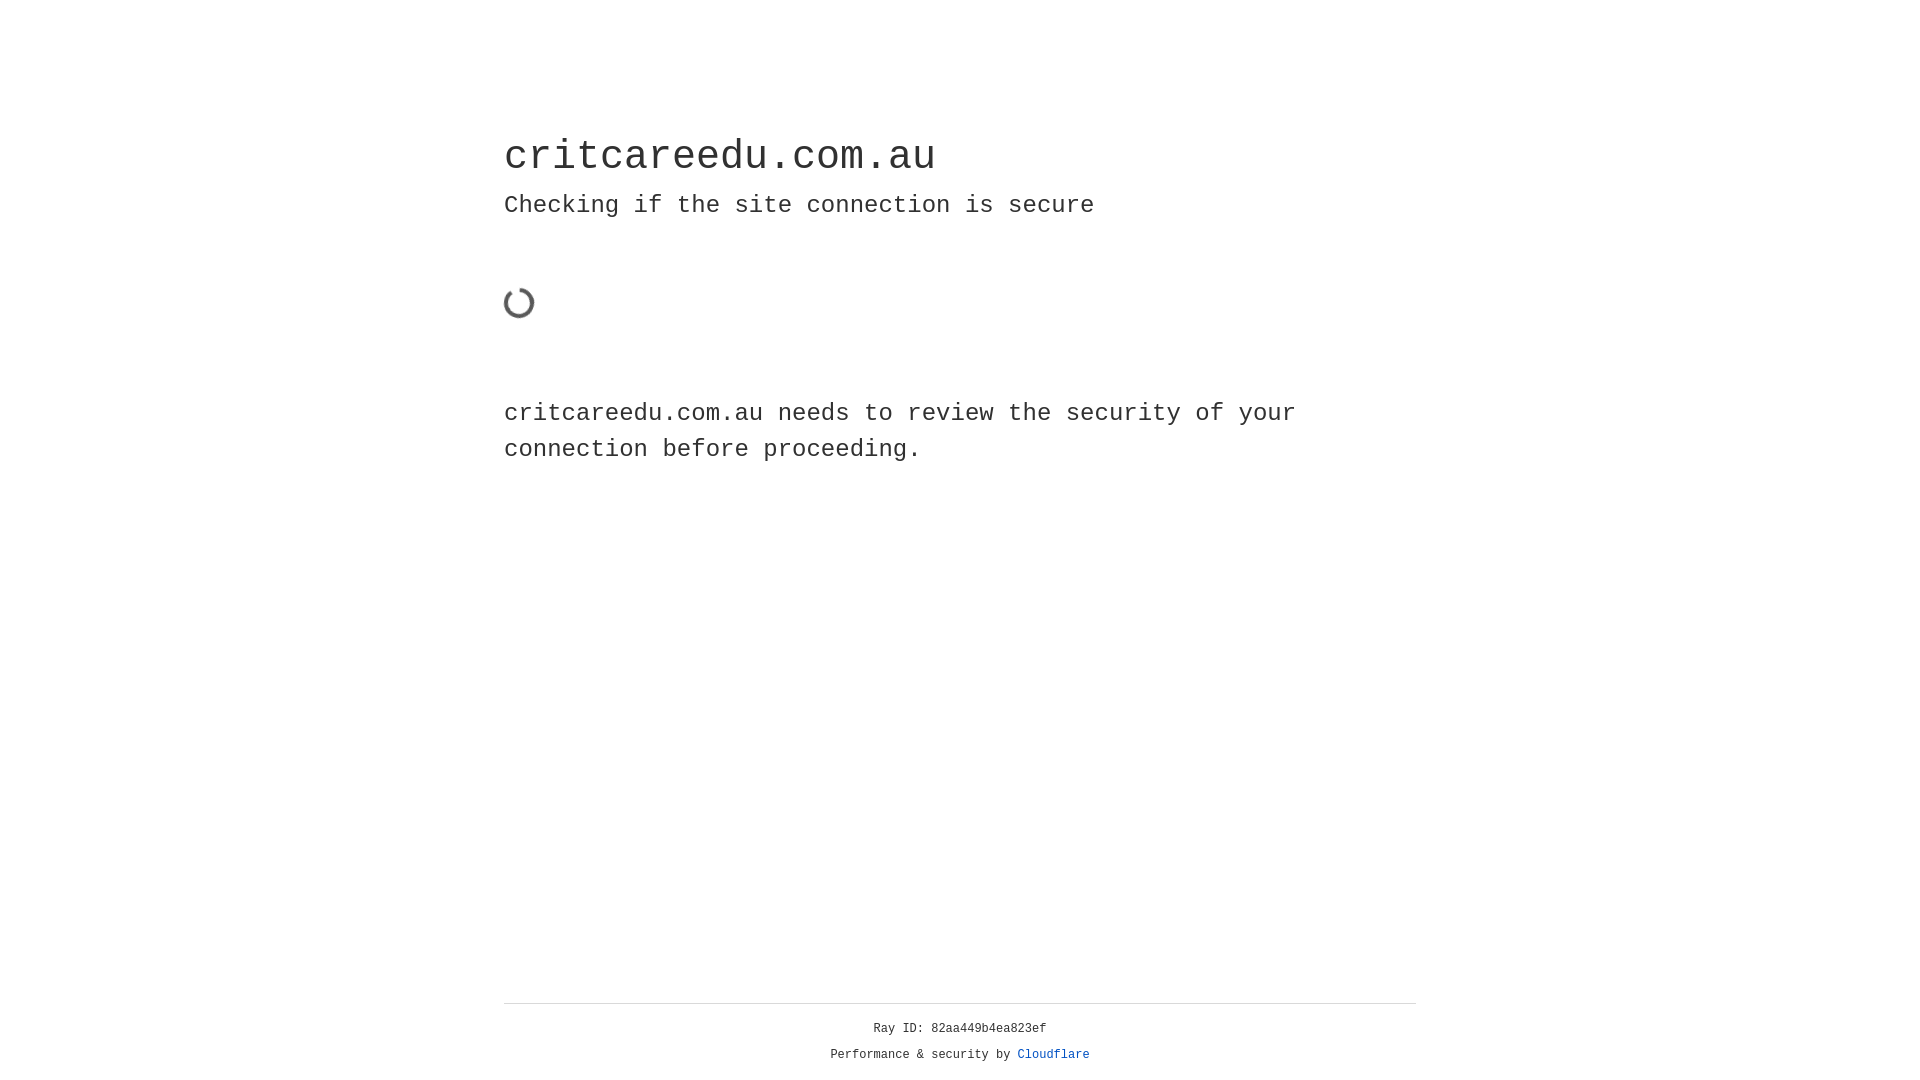 The image size is (1920, 1080). I want to click on 'Cloudflare', so click(1053, 1054).